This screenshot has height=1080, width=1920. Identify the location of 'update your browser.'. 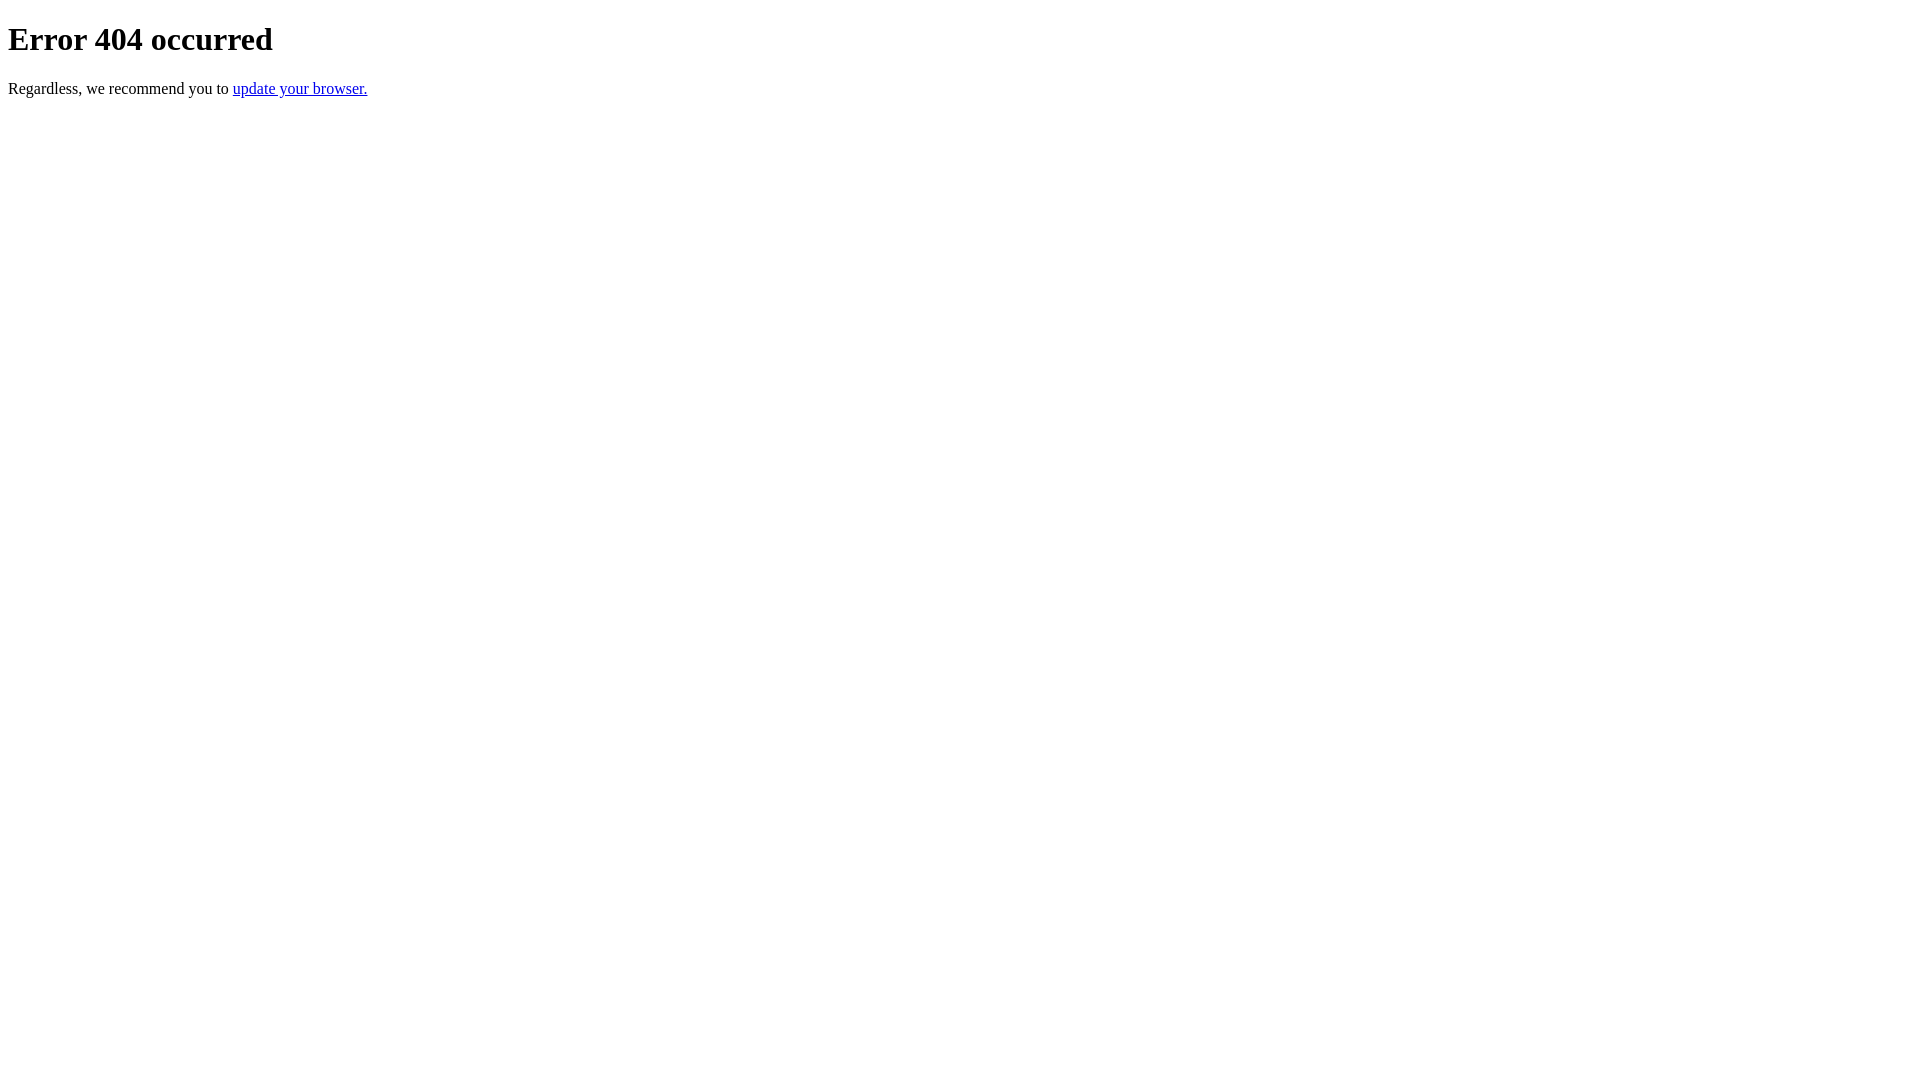
(299, 87).